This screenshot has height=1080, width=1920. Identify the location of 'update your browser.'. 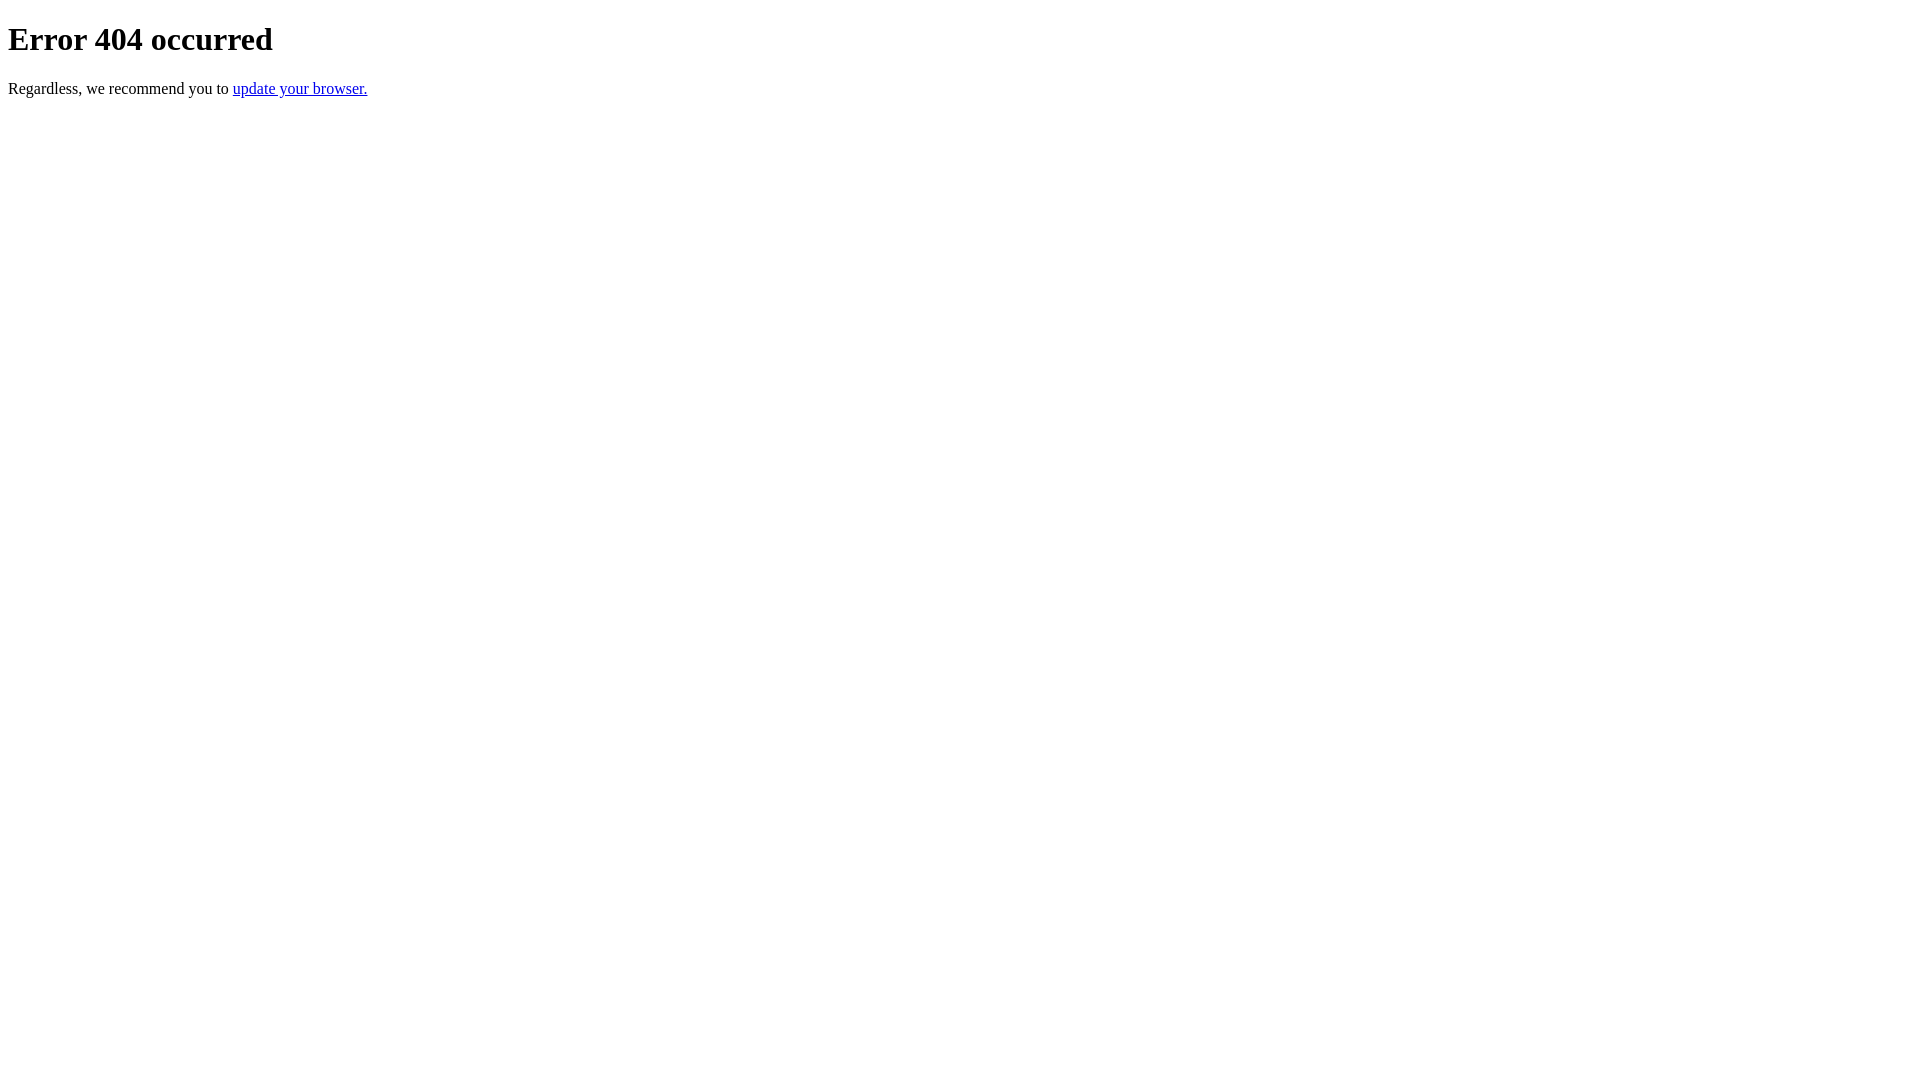
(299, 87).